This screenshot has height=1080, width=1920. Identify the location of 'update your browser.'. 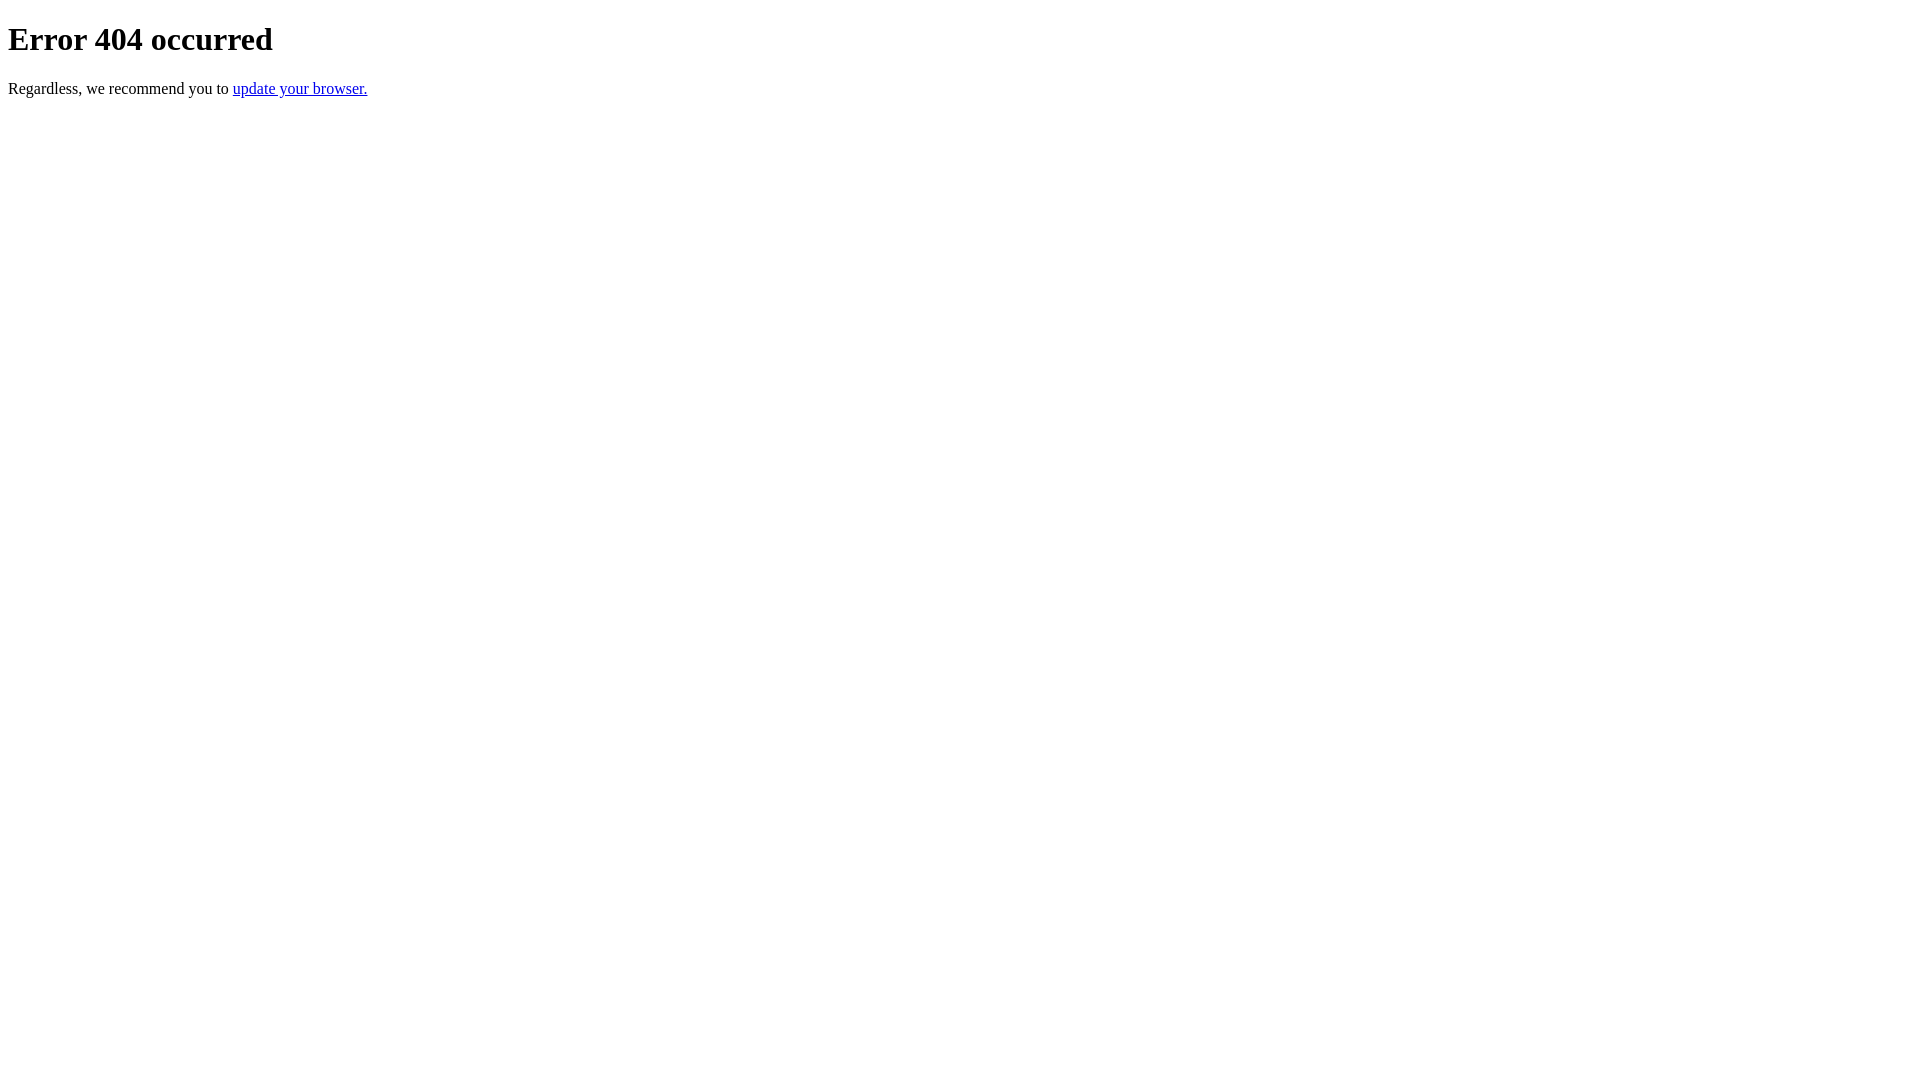
(299, 87).